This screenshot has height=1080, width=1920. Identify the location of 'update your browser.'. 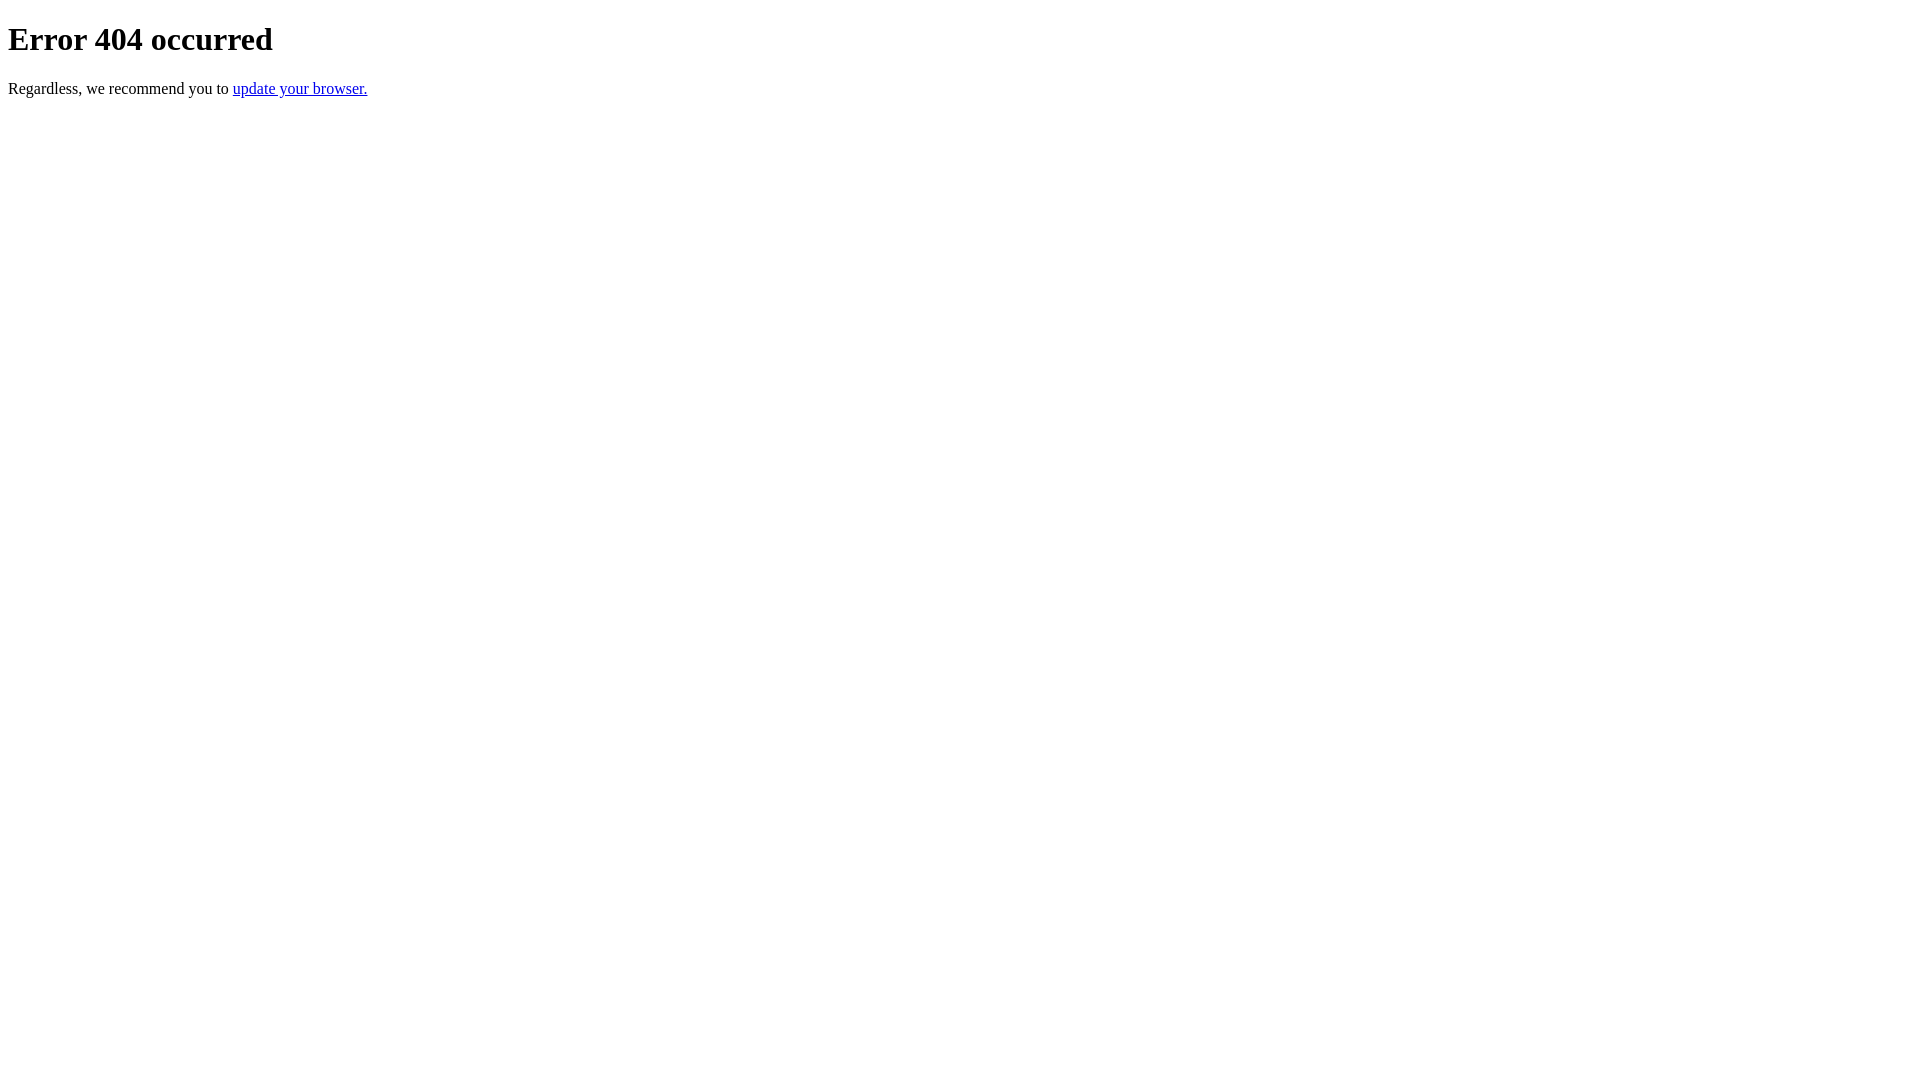
(299, 87).